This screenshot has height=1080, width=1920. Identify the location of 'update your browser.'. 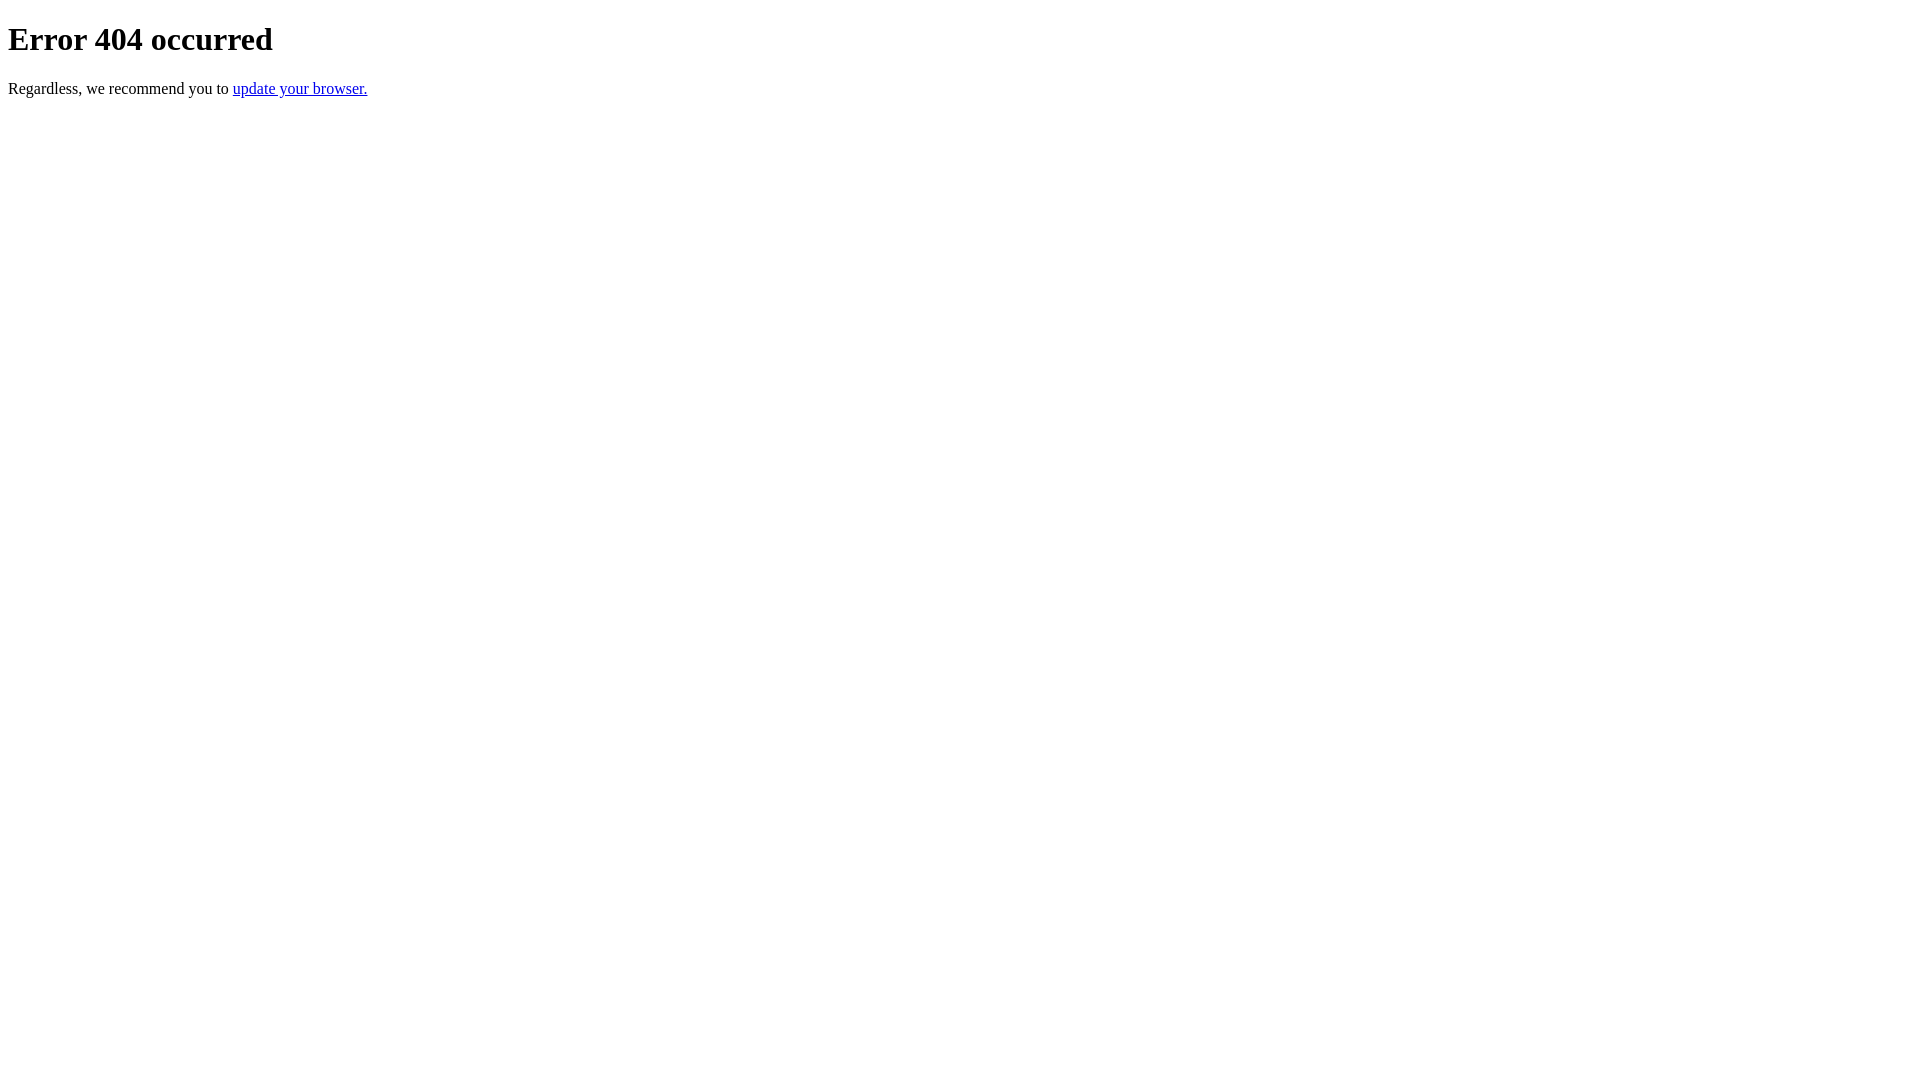
(299, 87).